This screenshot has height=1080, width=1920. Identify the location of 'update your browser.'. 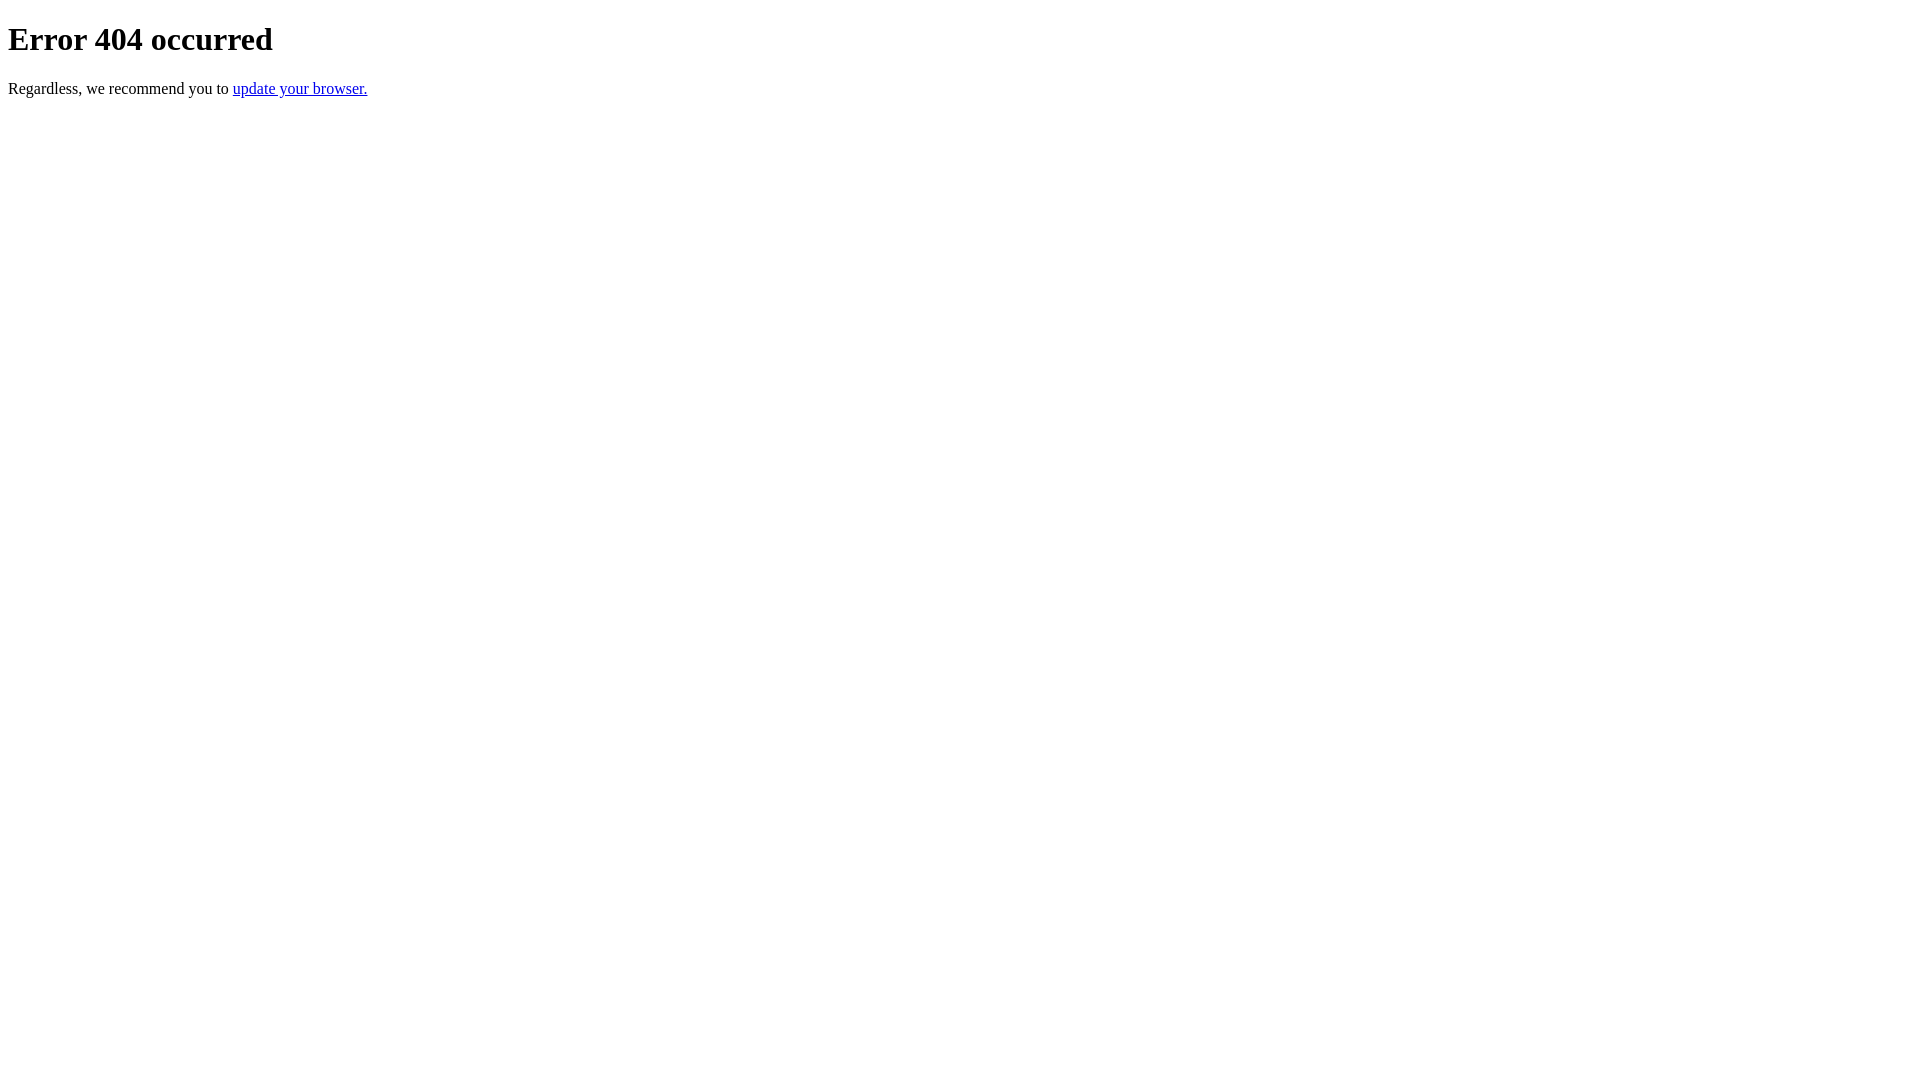
(299, 87).